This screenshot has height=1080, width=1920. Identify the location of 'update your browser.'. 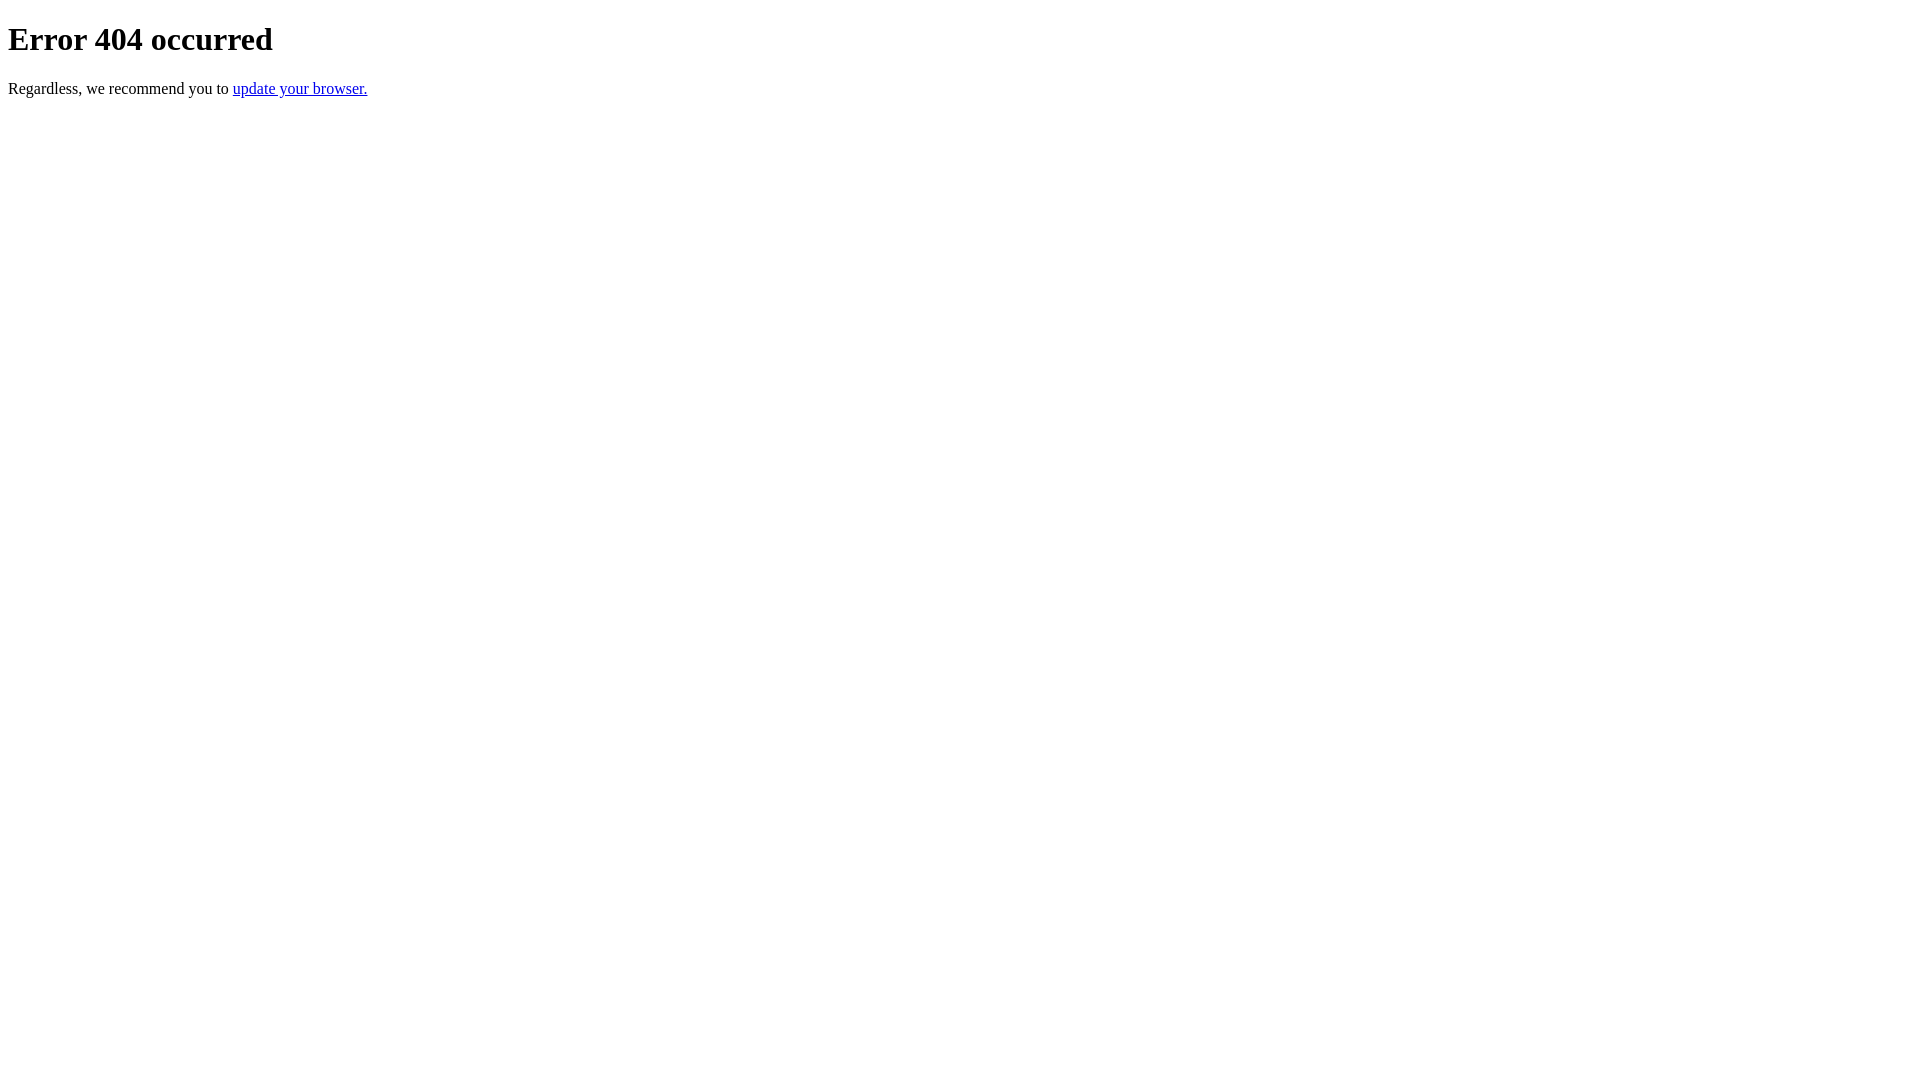
(299, 87).